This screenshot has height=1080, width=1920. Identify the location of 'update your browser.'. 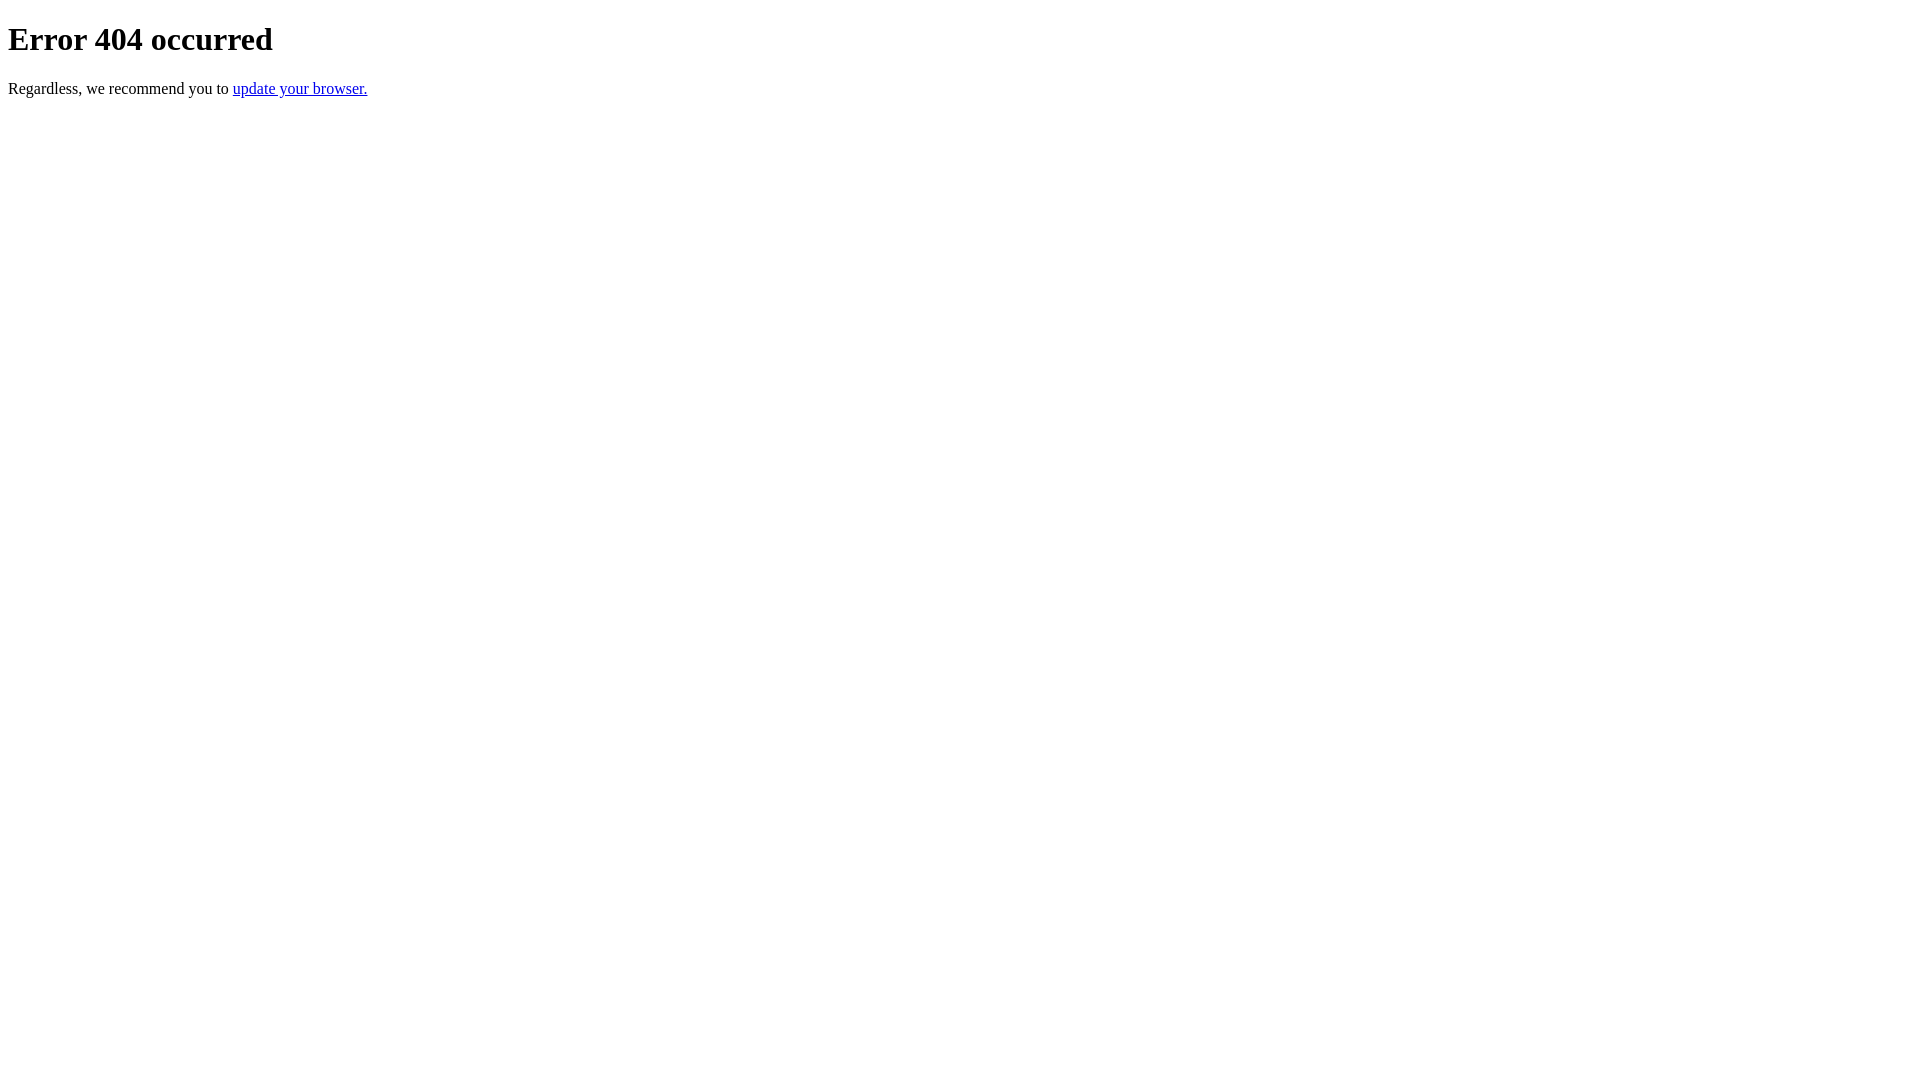
(299, 87).